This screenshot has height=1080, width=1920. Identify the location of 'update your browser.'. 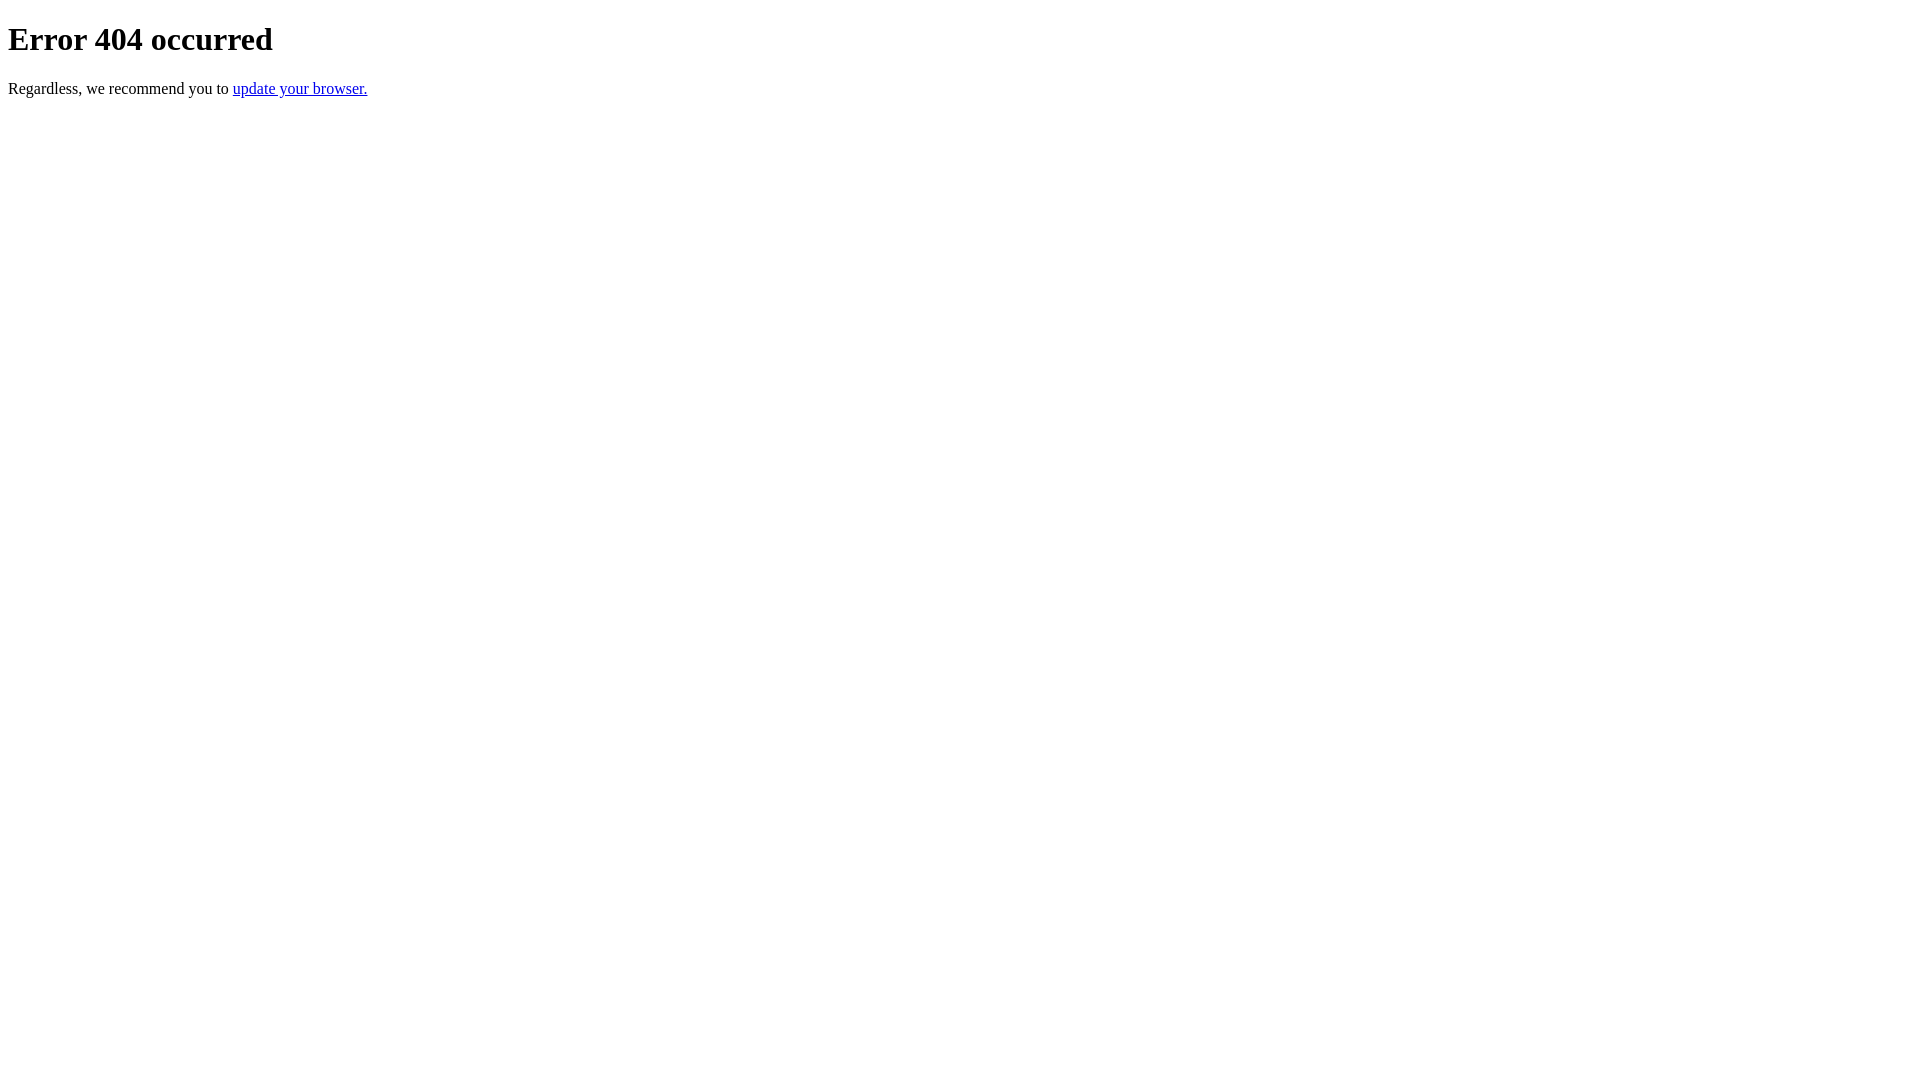
(299, 87).